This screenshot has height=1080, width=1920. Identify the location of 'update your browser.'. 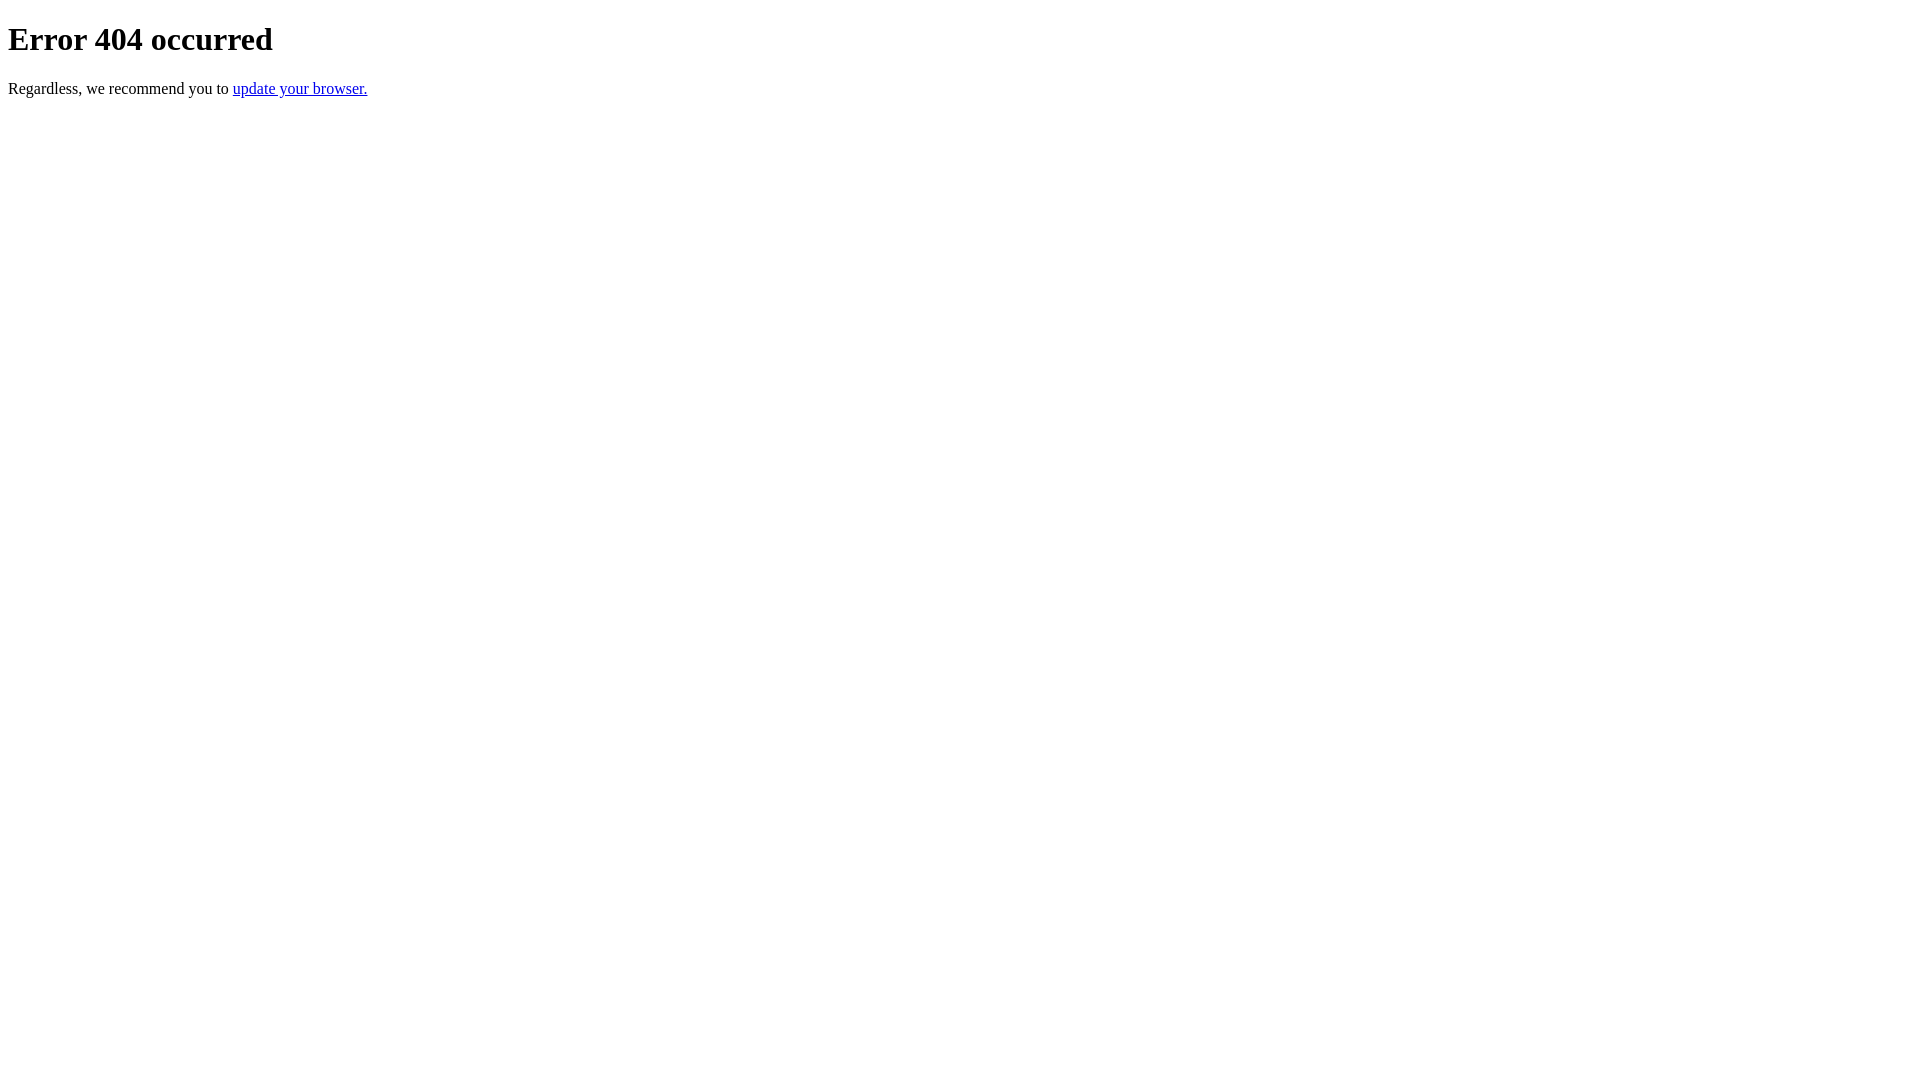
(299, 87).